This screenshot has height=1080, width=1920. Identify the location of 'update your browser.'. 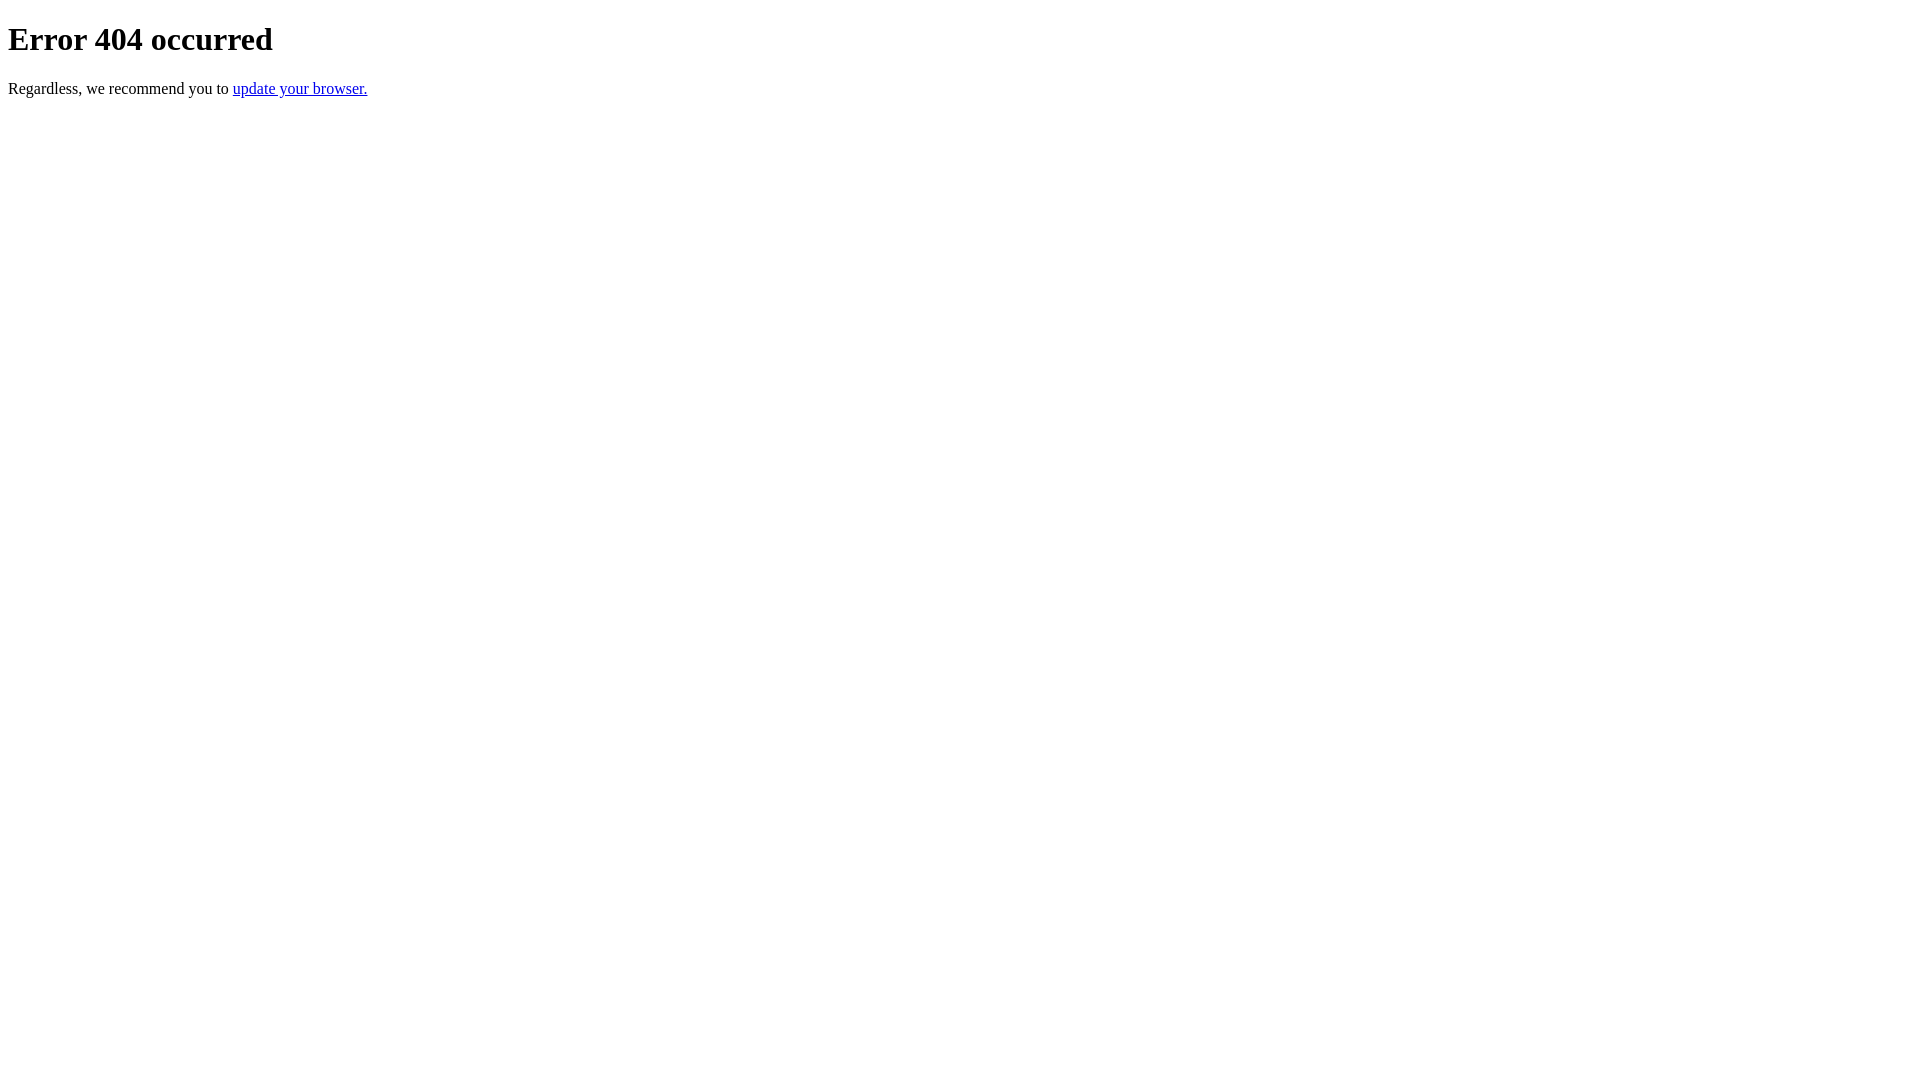
(299, 87).